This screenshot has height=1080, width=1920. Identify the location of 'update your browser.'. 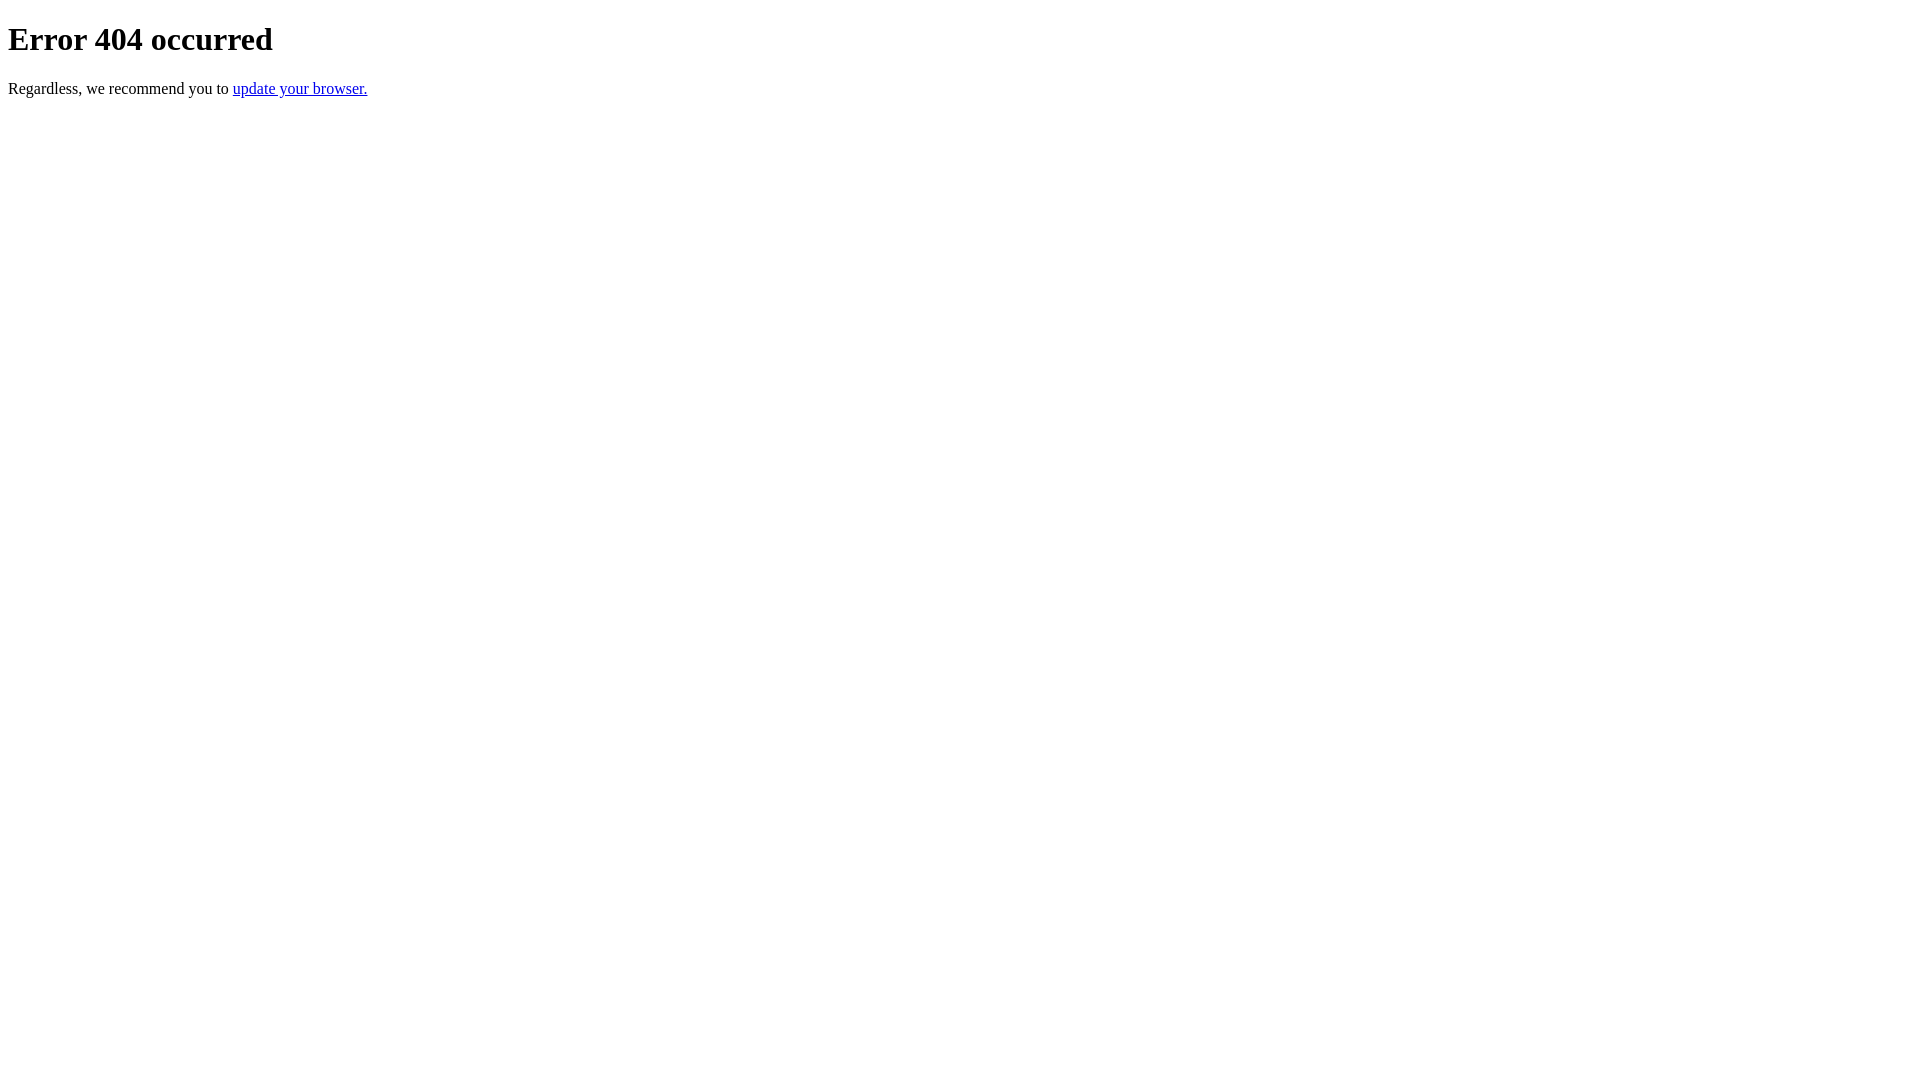
(299, 87).